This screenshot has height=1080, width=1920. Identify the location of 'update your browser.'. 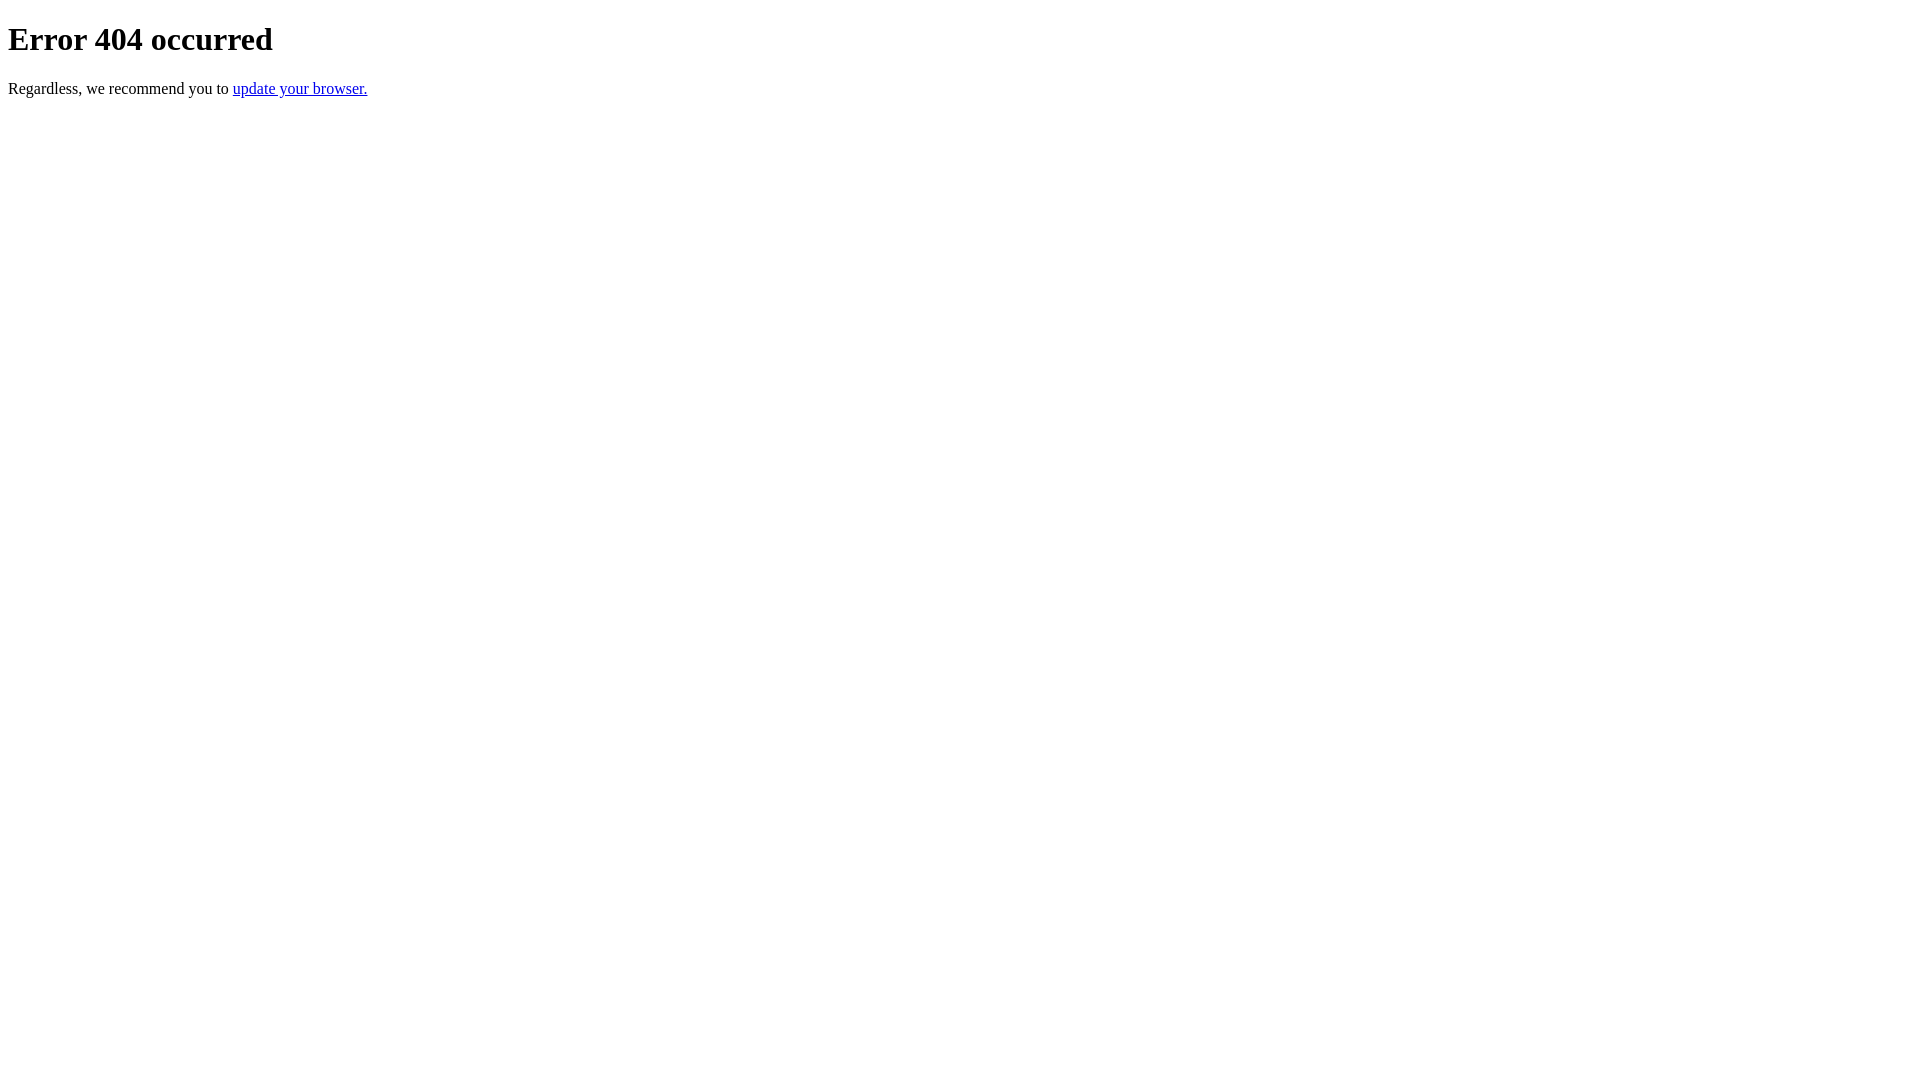
(299, 87).